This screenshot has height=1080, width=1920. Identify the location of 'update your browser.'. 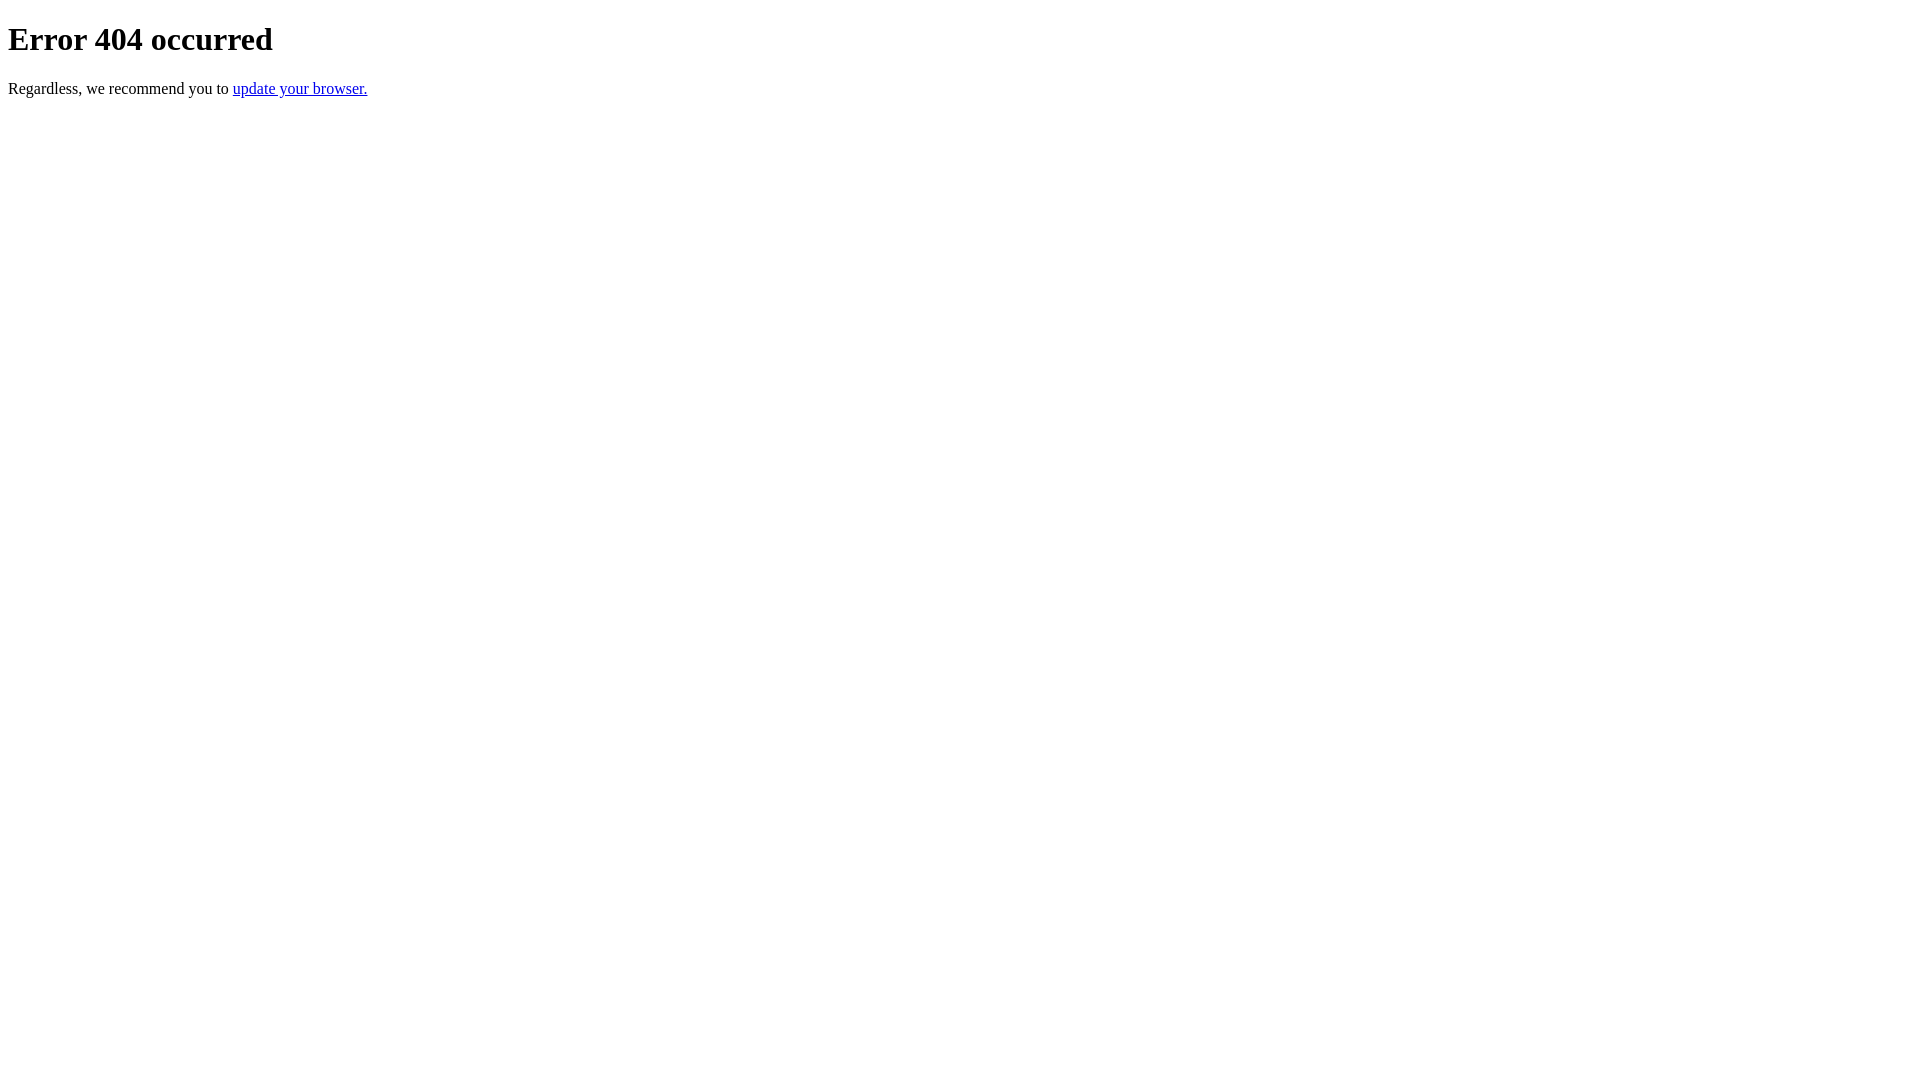
(299, 87).